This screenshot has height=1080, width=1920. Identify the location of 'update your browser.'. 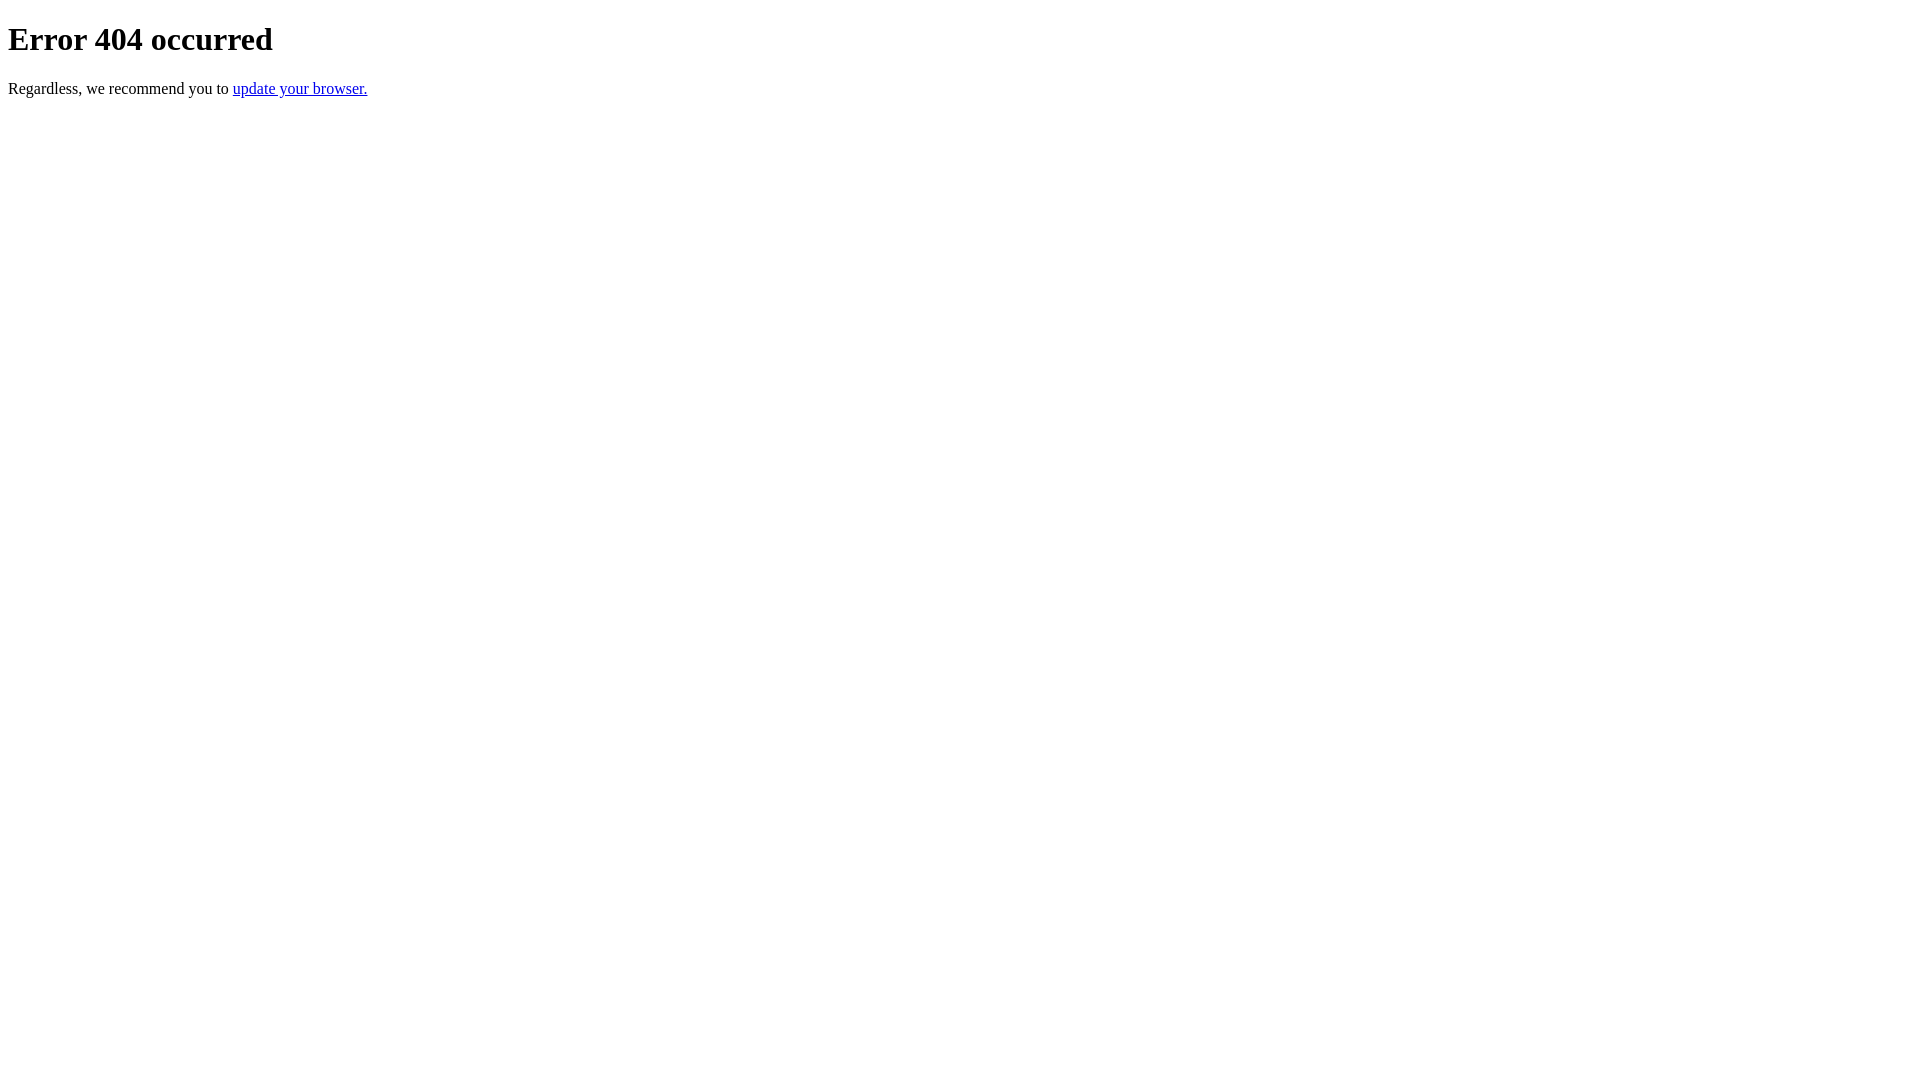
(299, 87).